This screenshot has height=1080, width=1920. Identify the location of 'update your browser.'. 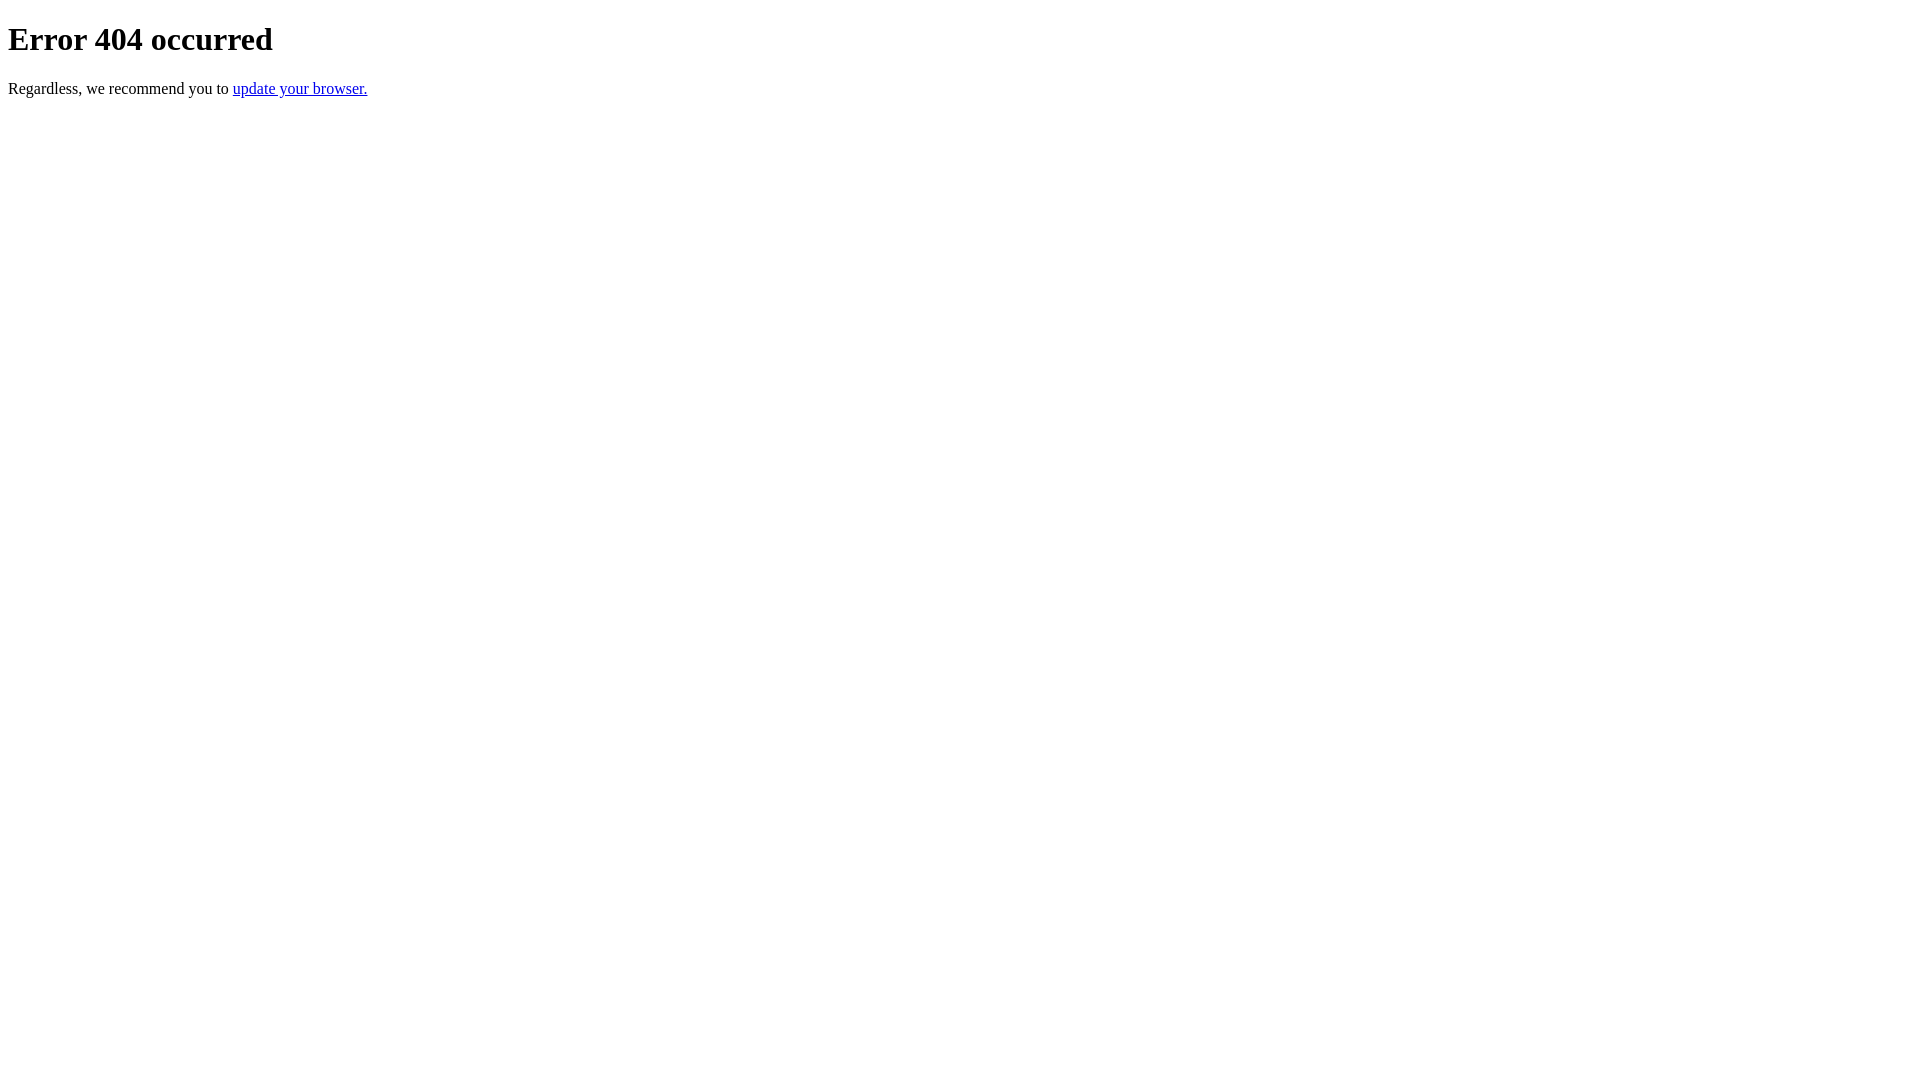
(299, 87).